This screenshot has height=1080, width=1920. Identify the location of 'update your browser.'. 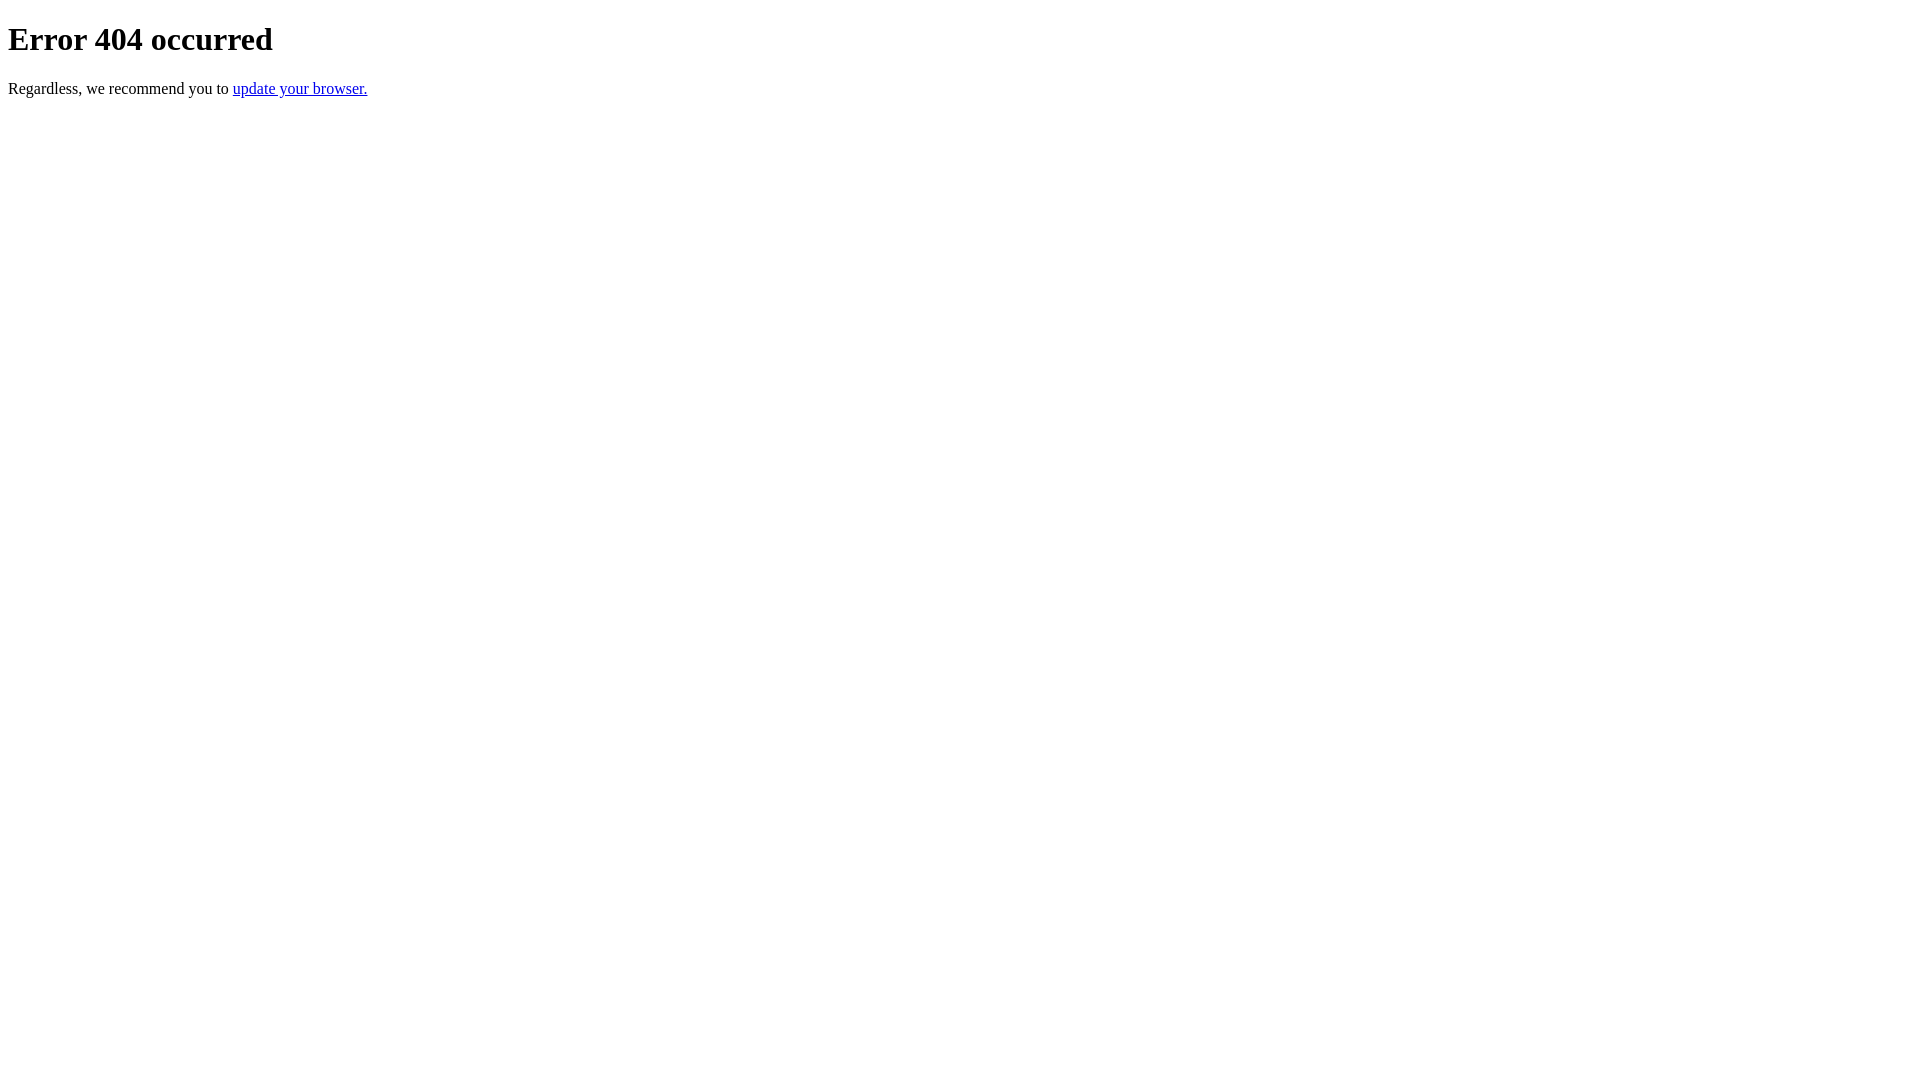
(299, 87).